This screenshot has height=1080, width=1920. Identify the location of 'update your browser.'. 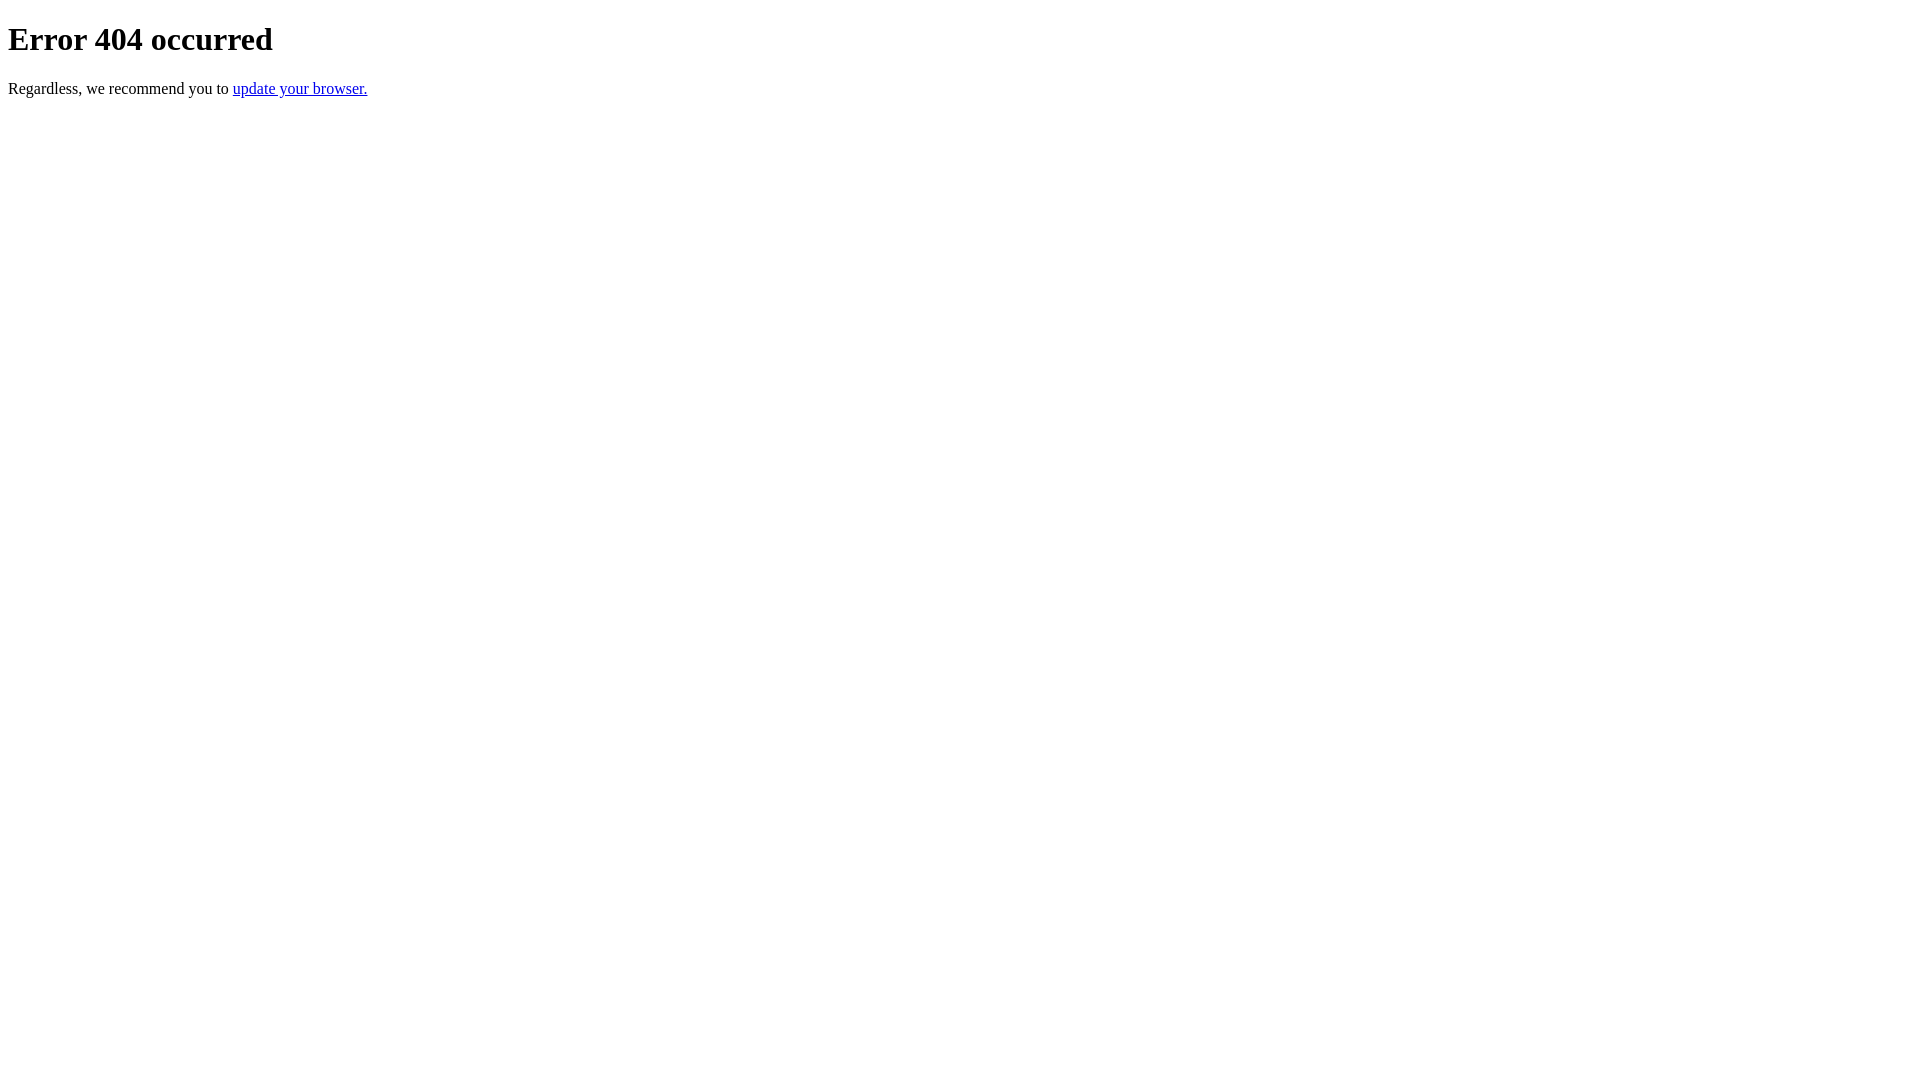
(299, 87).